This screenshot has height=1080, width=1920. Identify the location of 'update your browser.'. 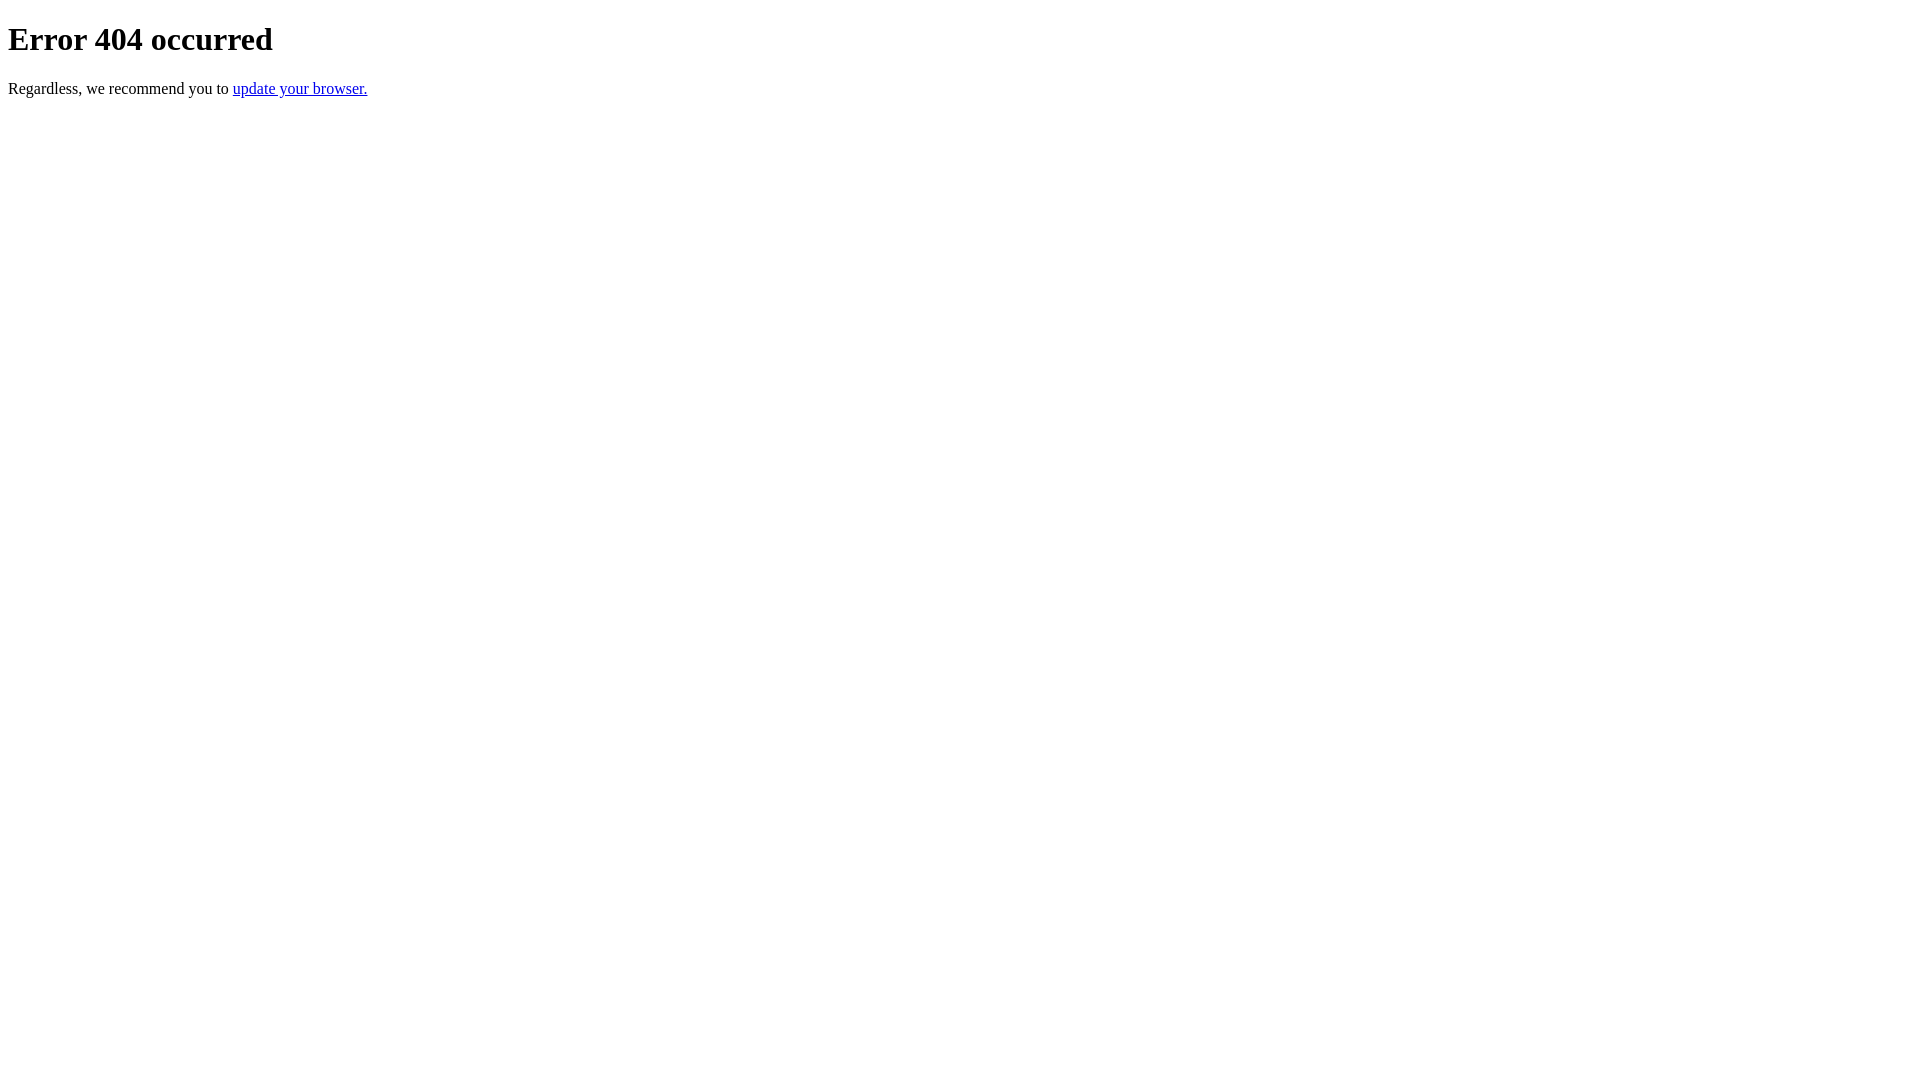
(299, 87).